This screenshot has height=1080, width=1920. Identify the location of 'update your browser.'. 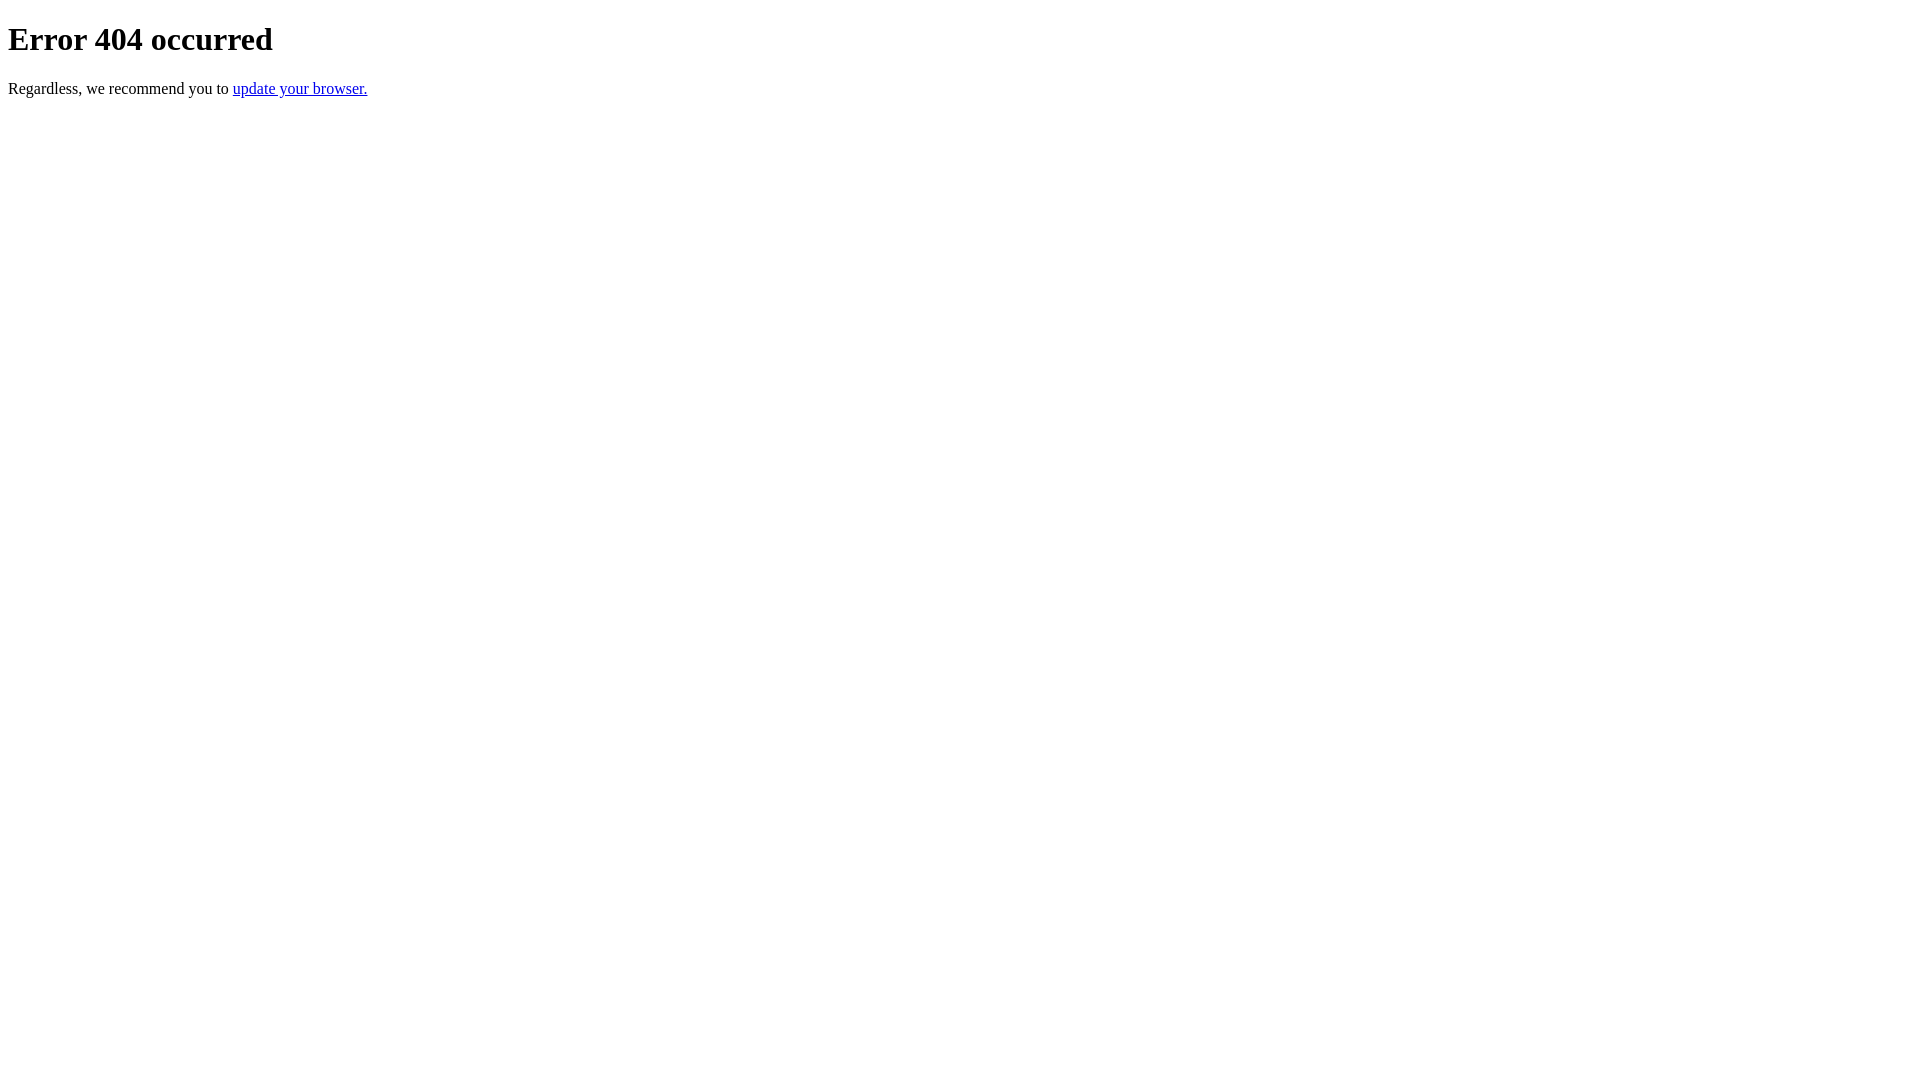
(299, 87).